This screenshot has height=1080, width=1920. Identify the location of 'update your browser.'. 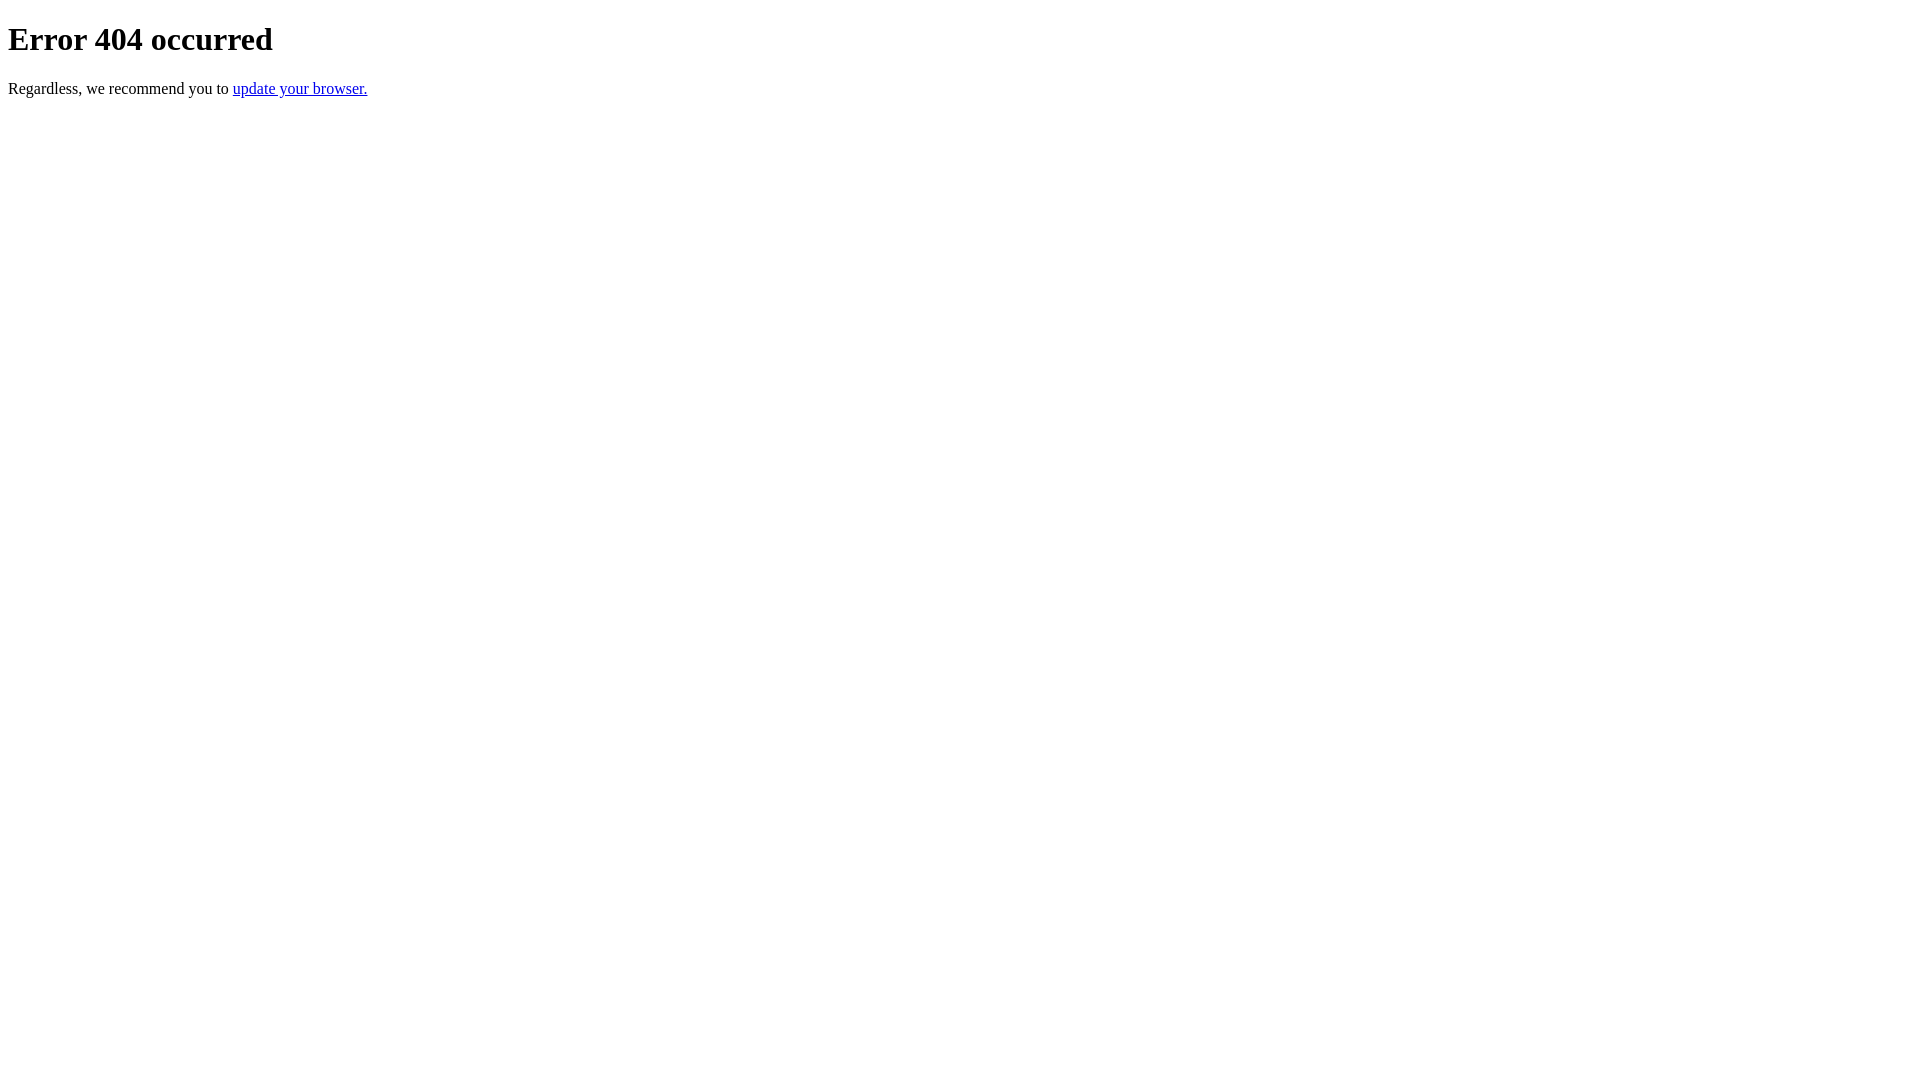
(299, 87).